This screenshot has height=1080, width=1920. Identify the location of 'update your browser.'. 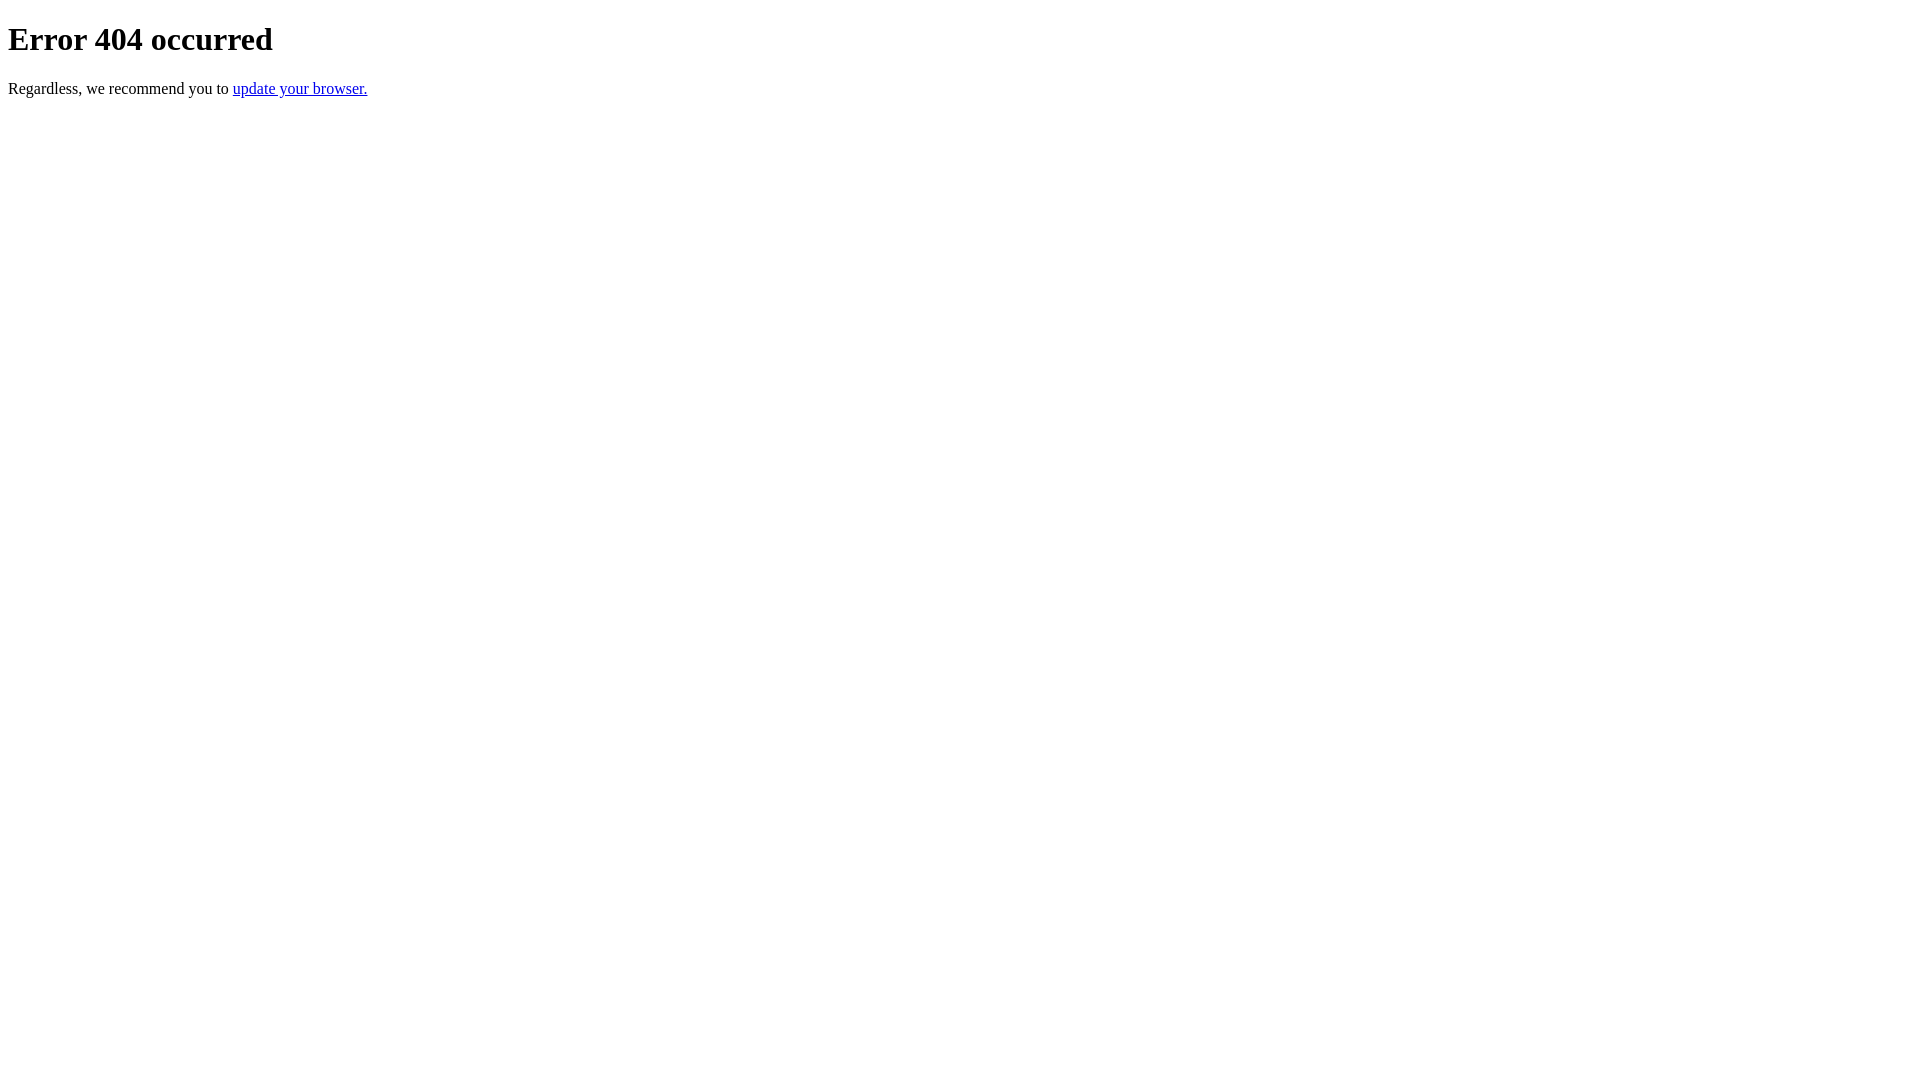
(299, 87).